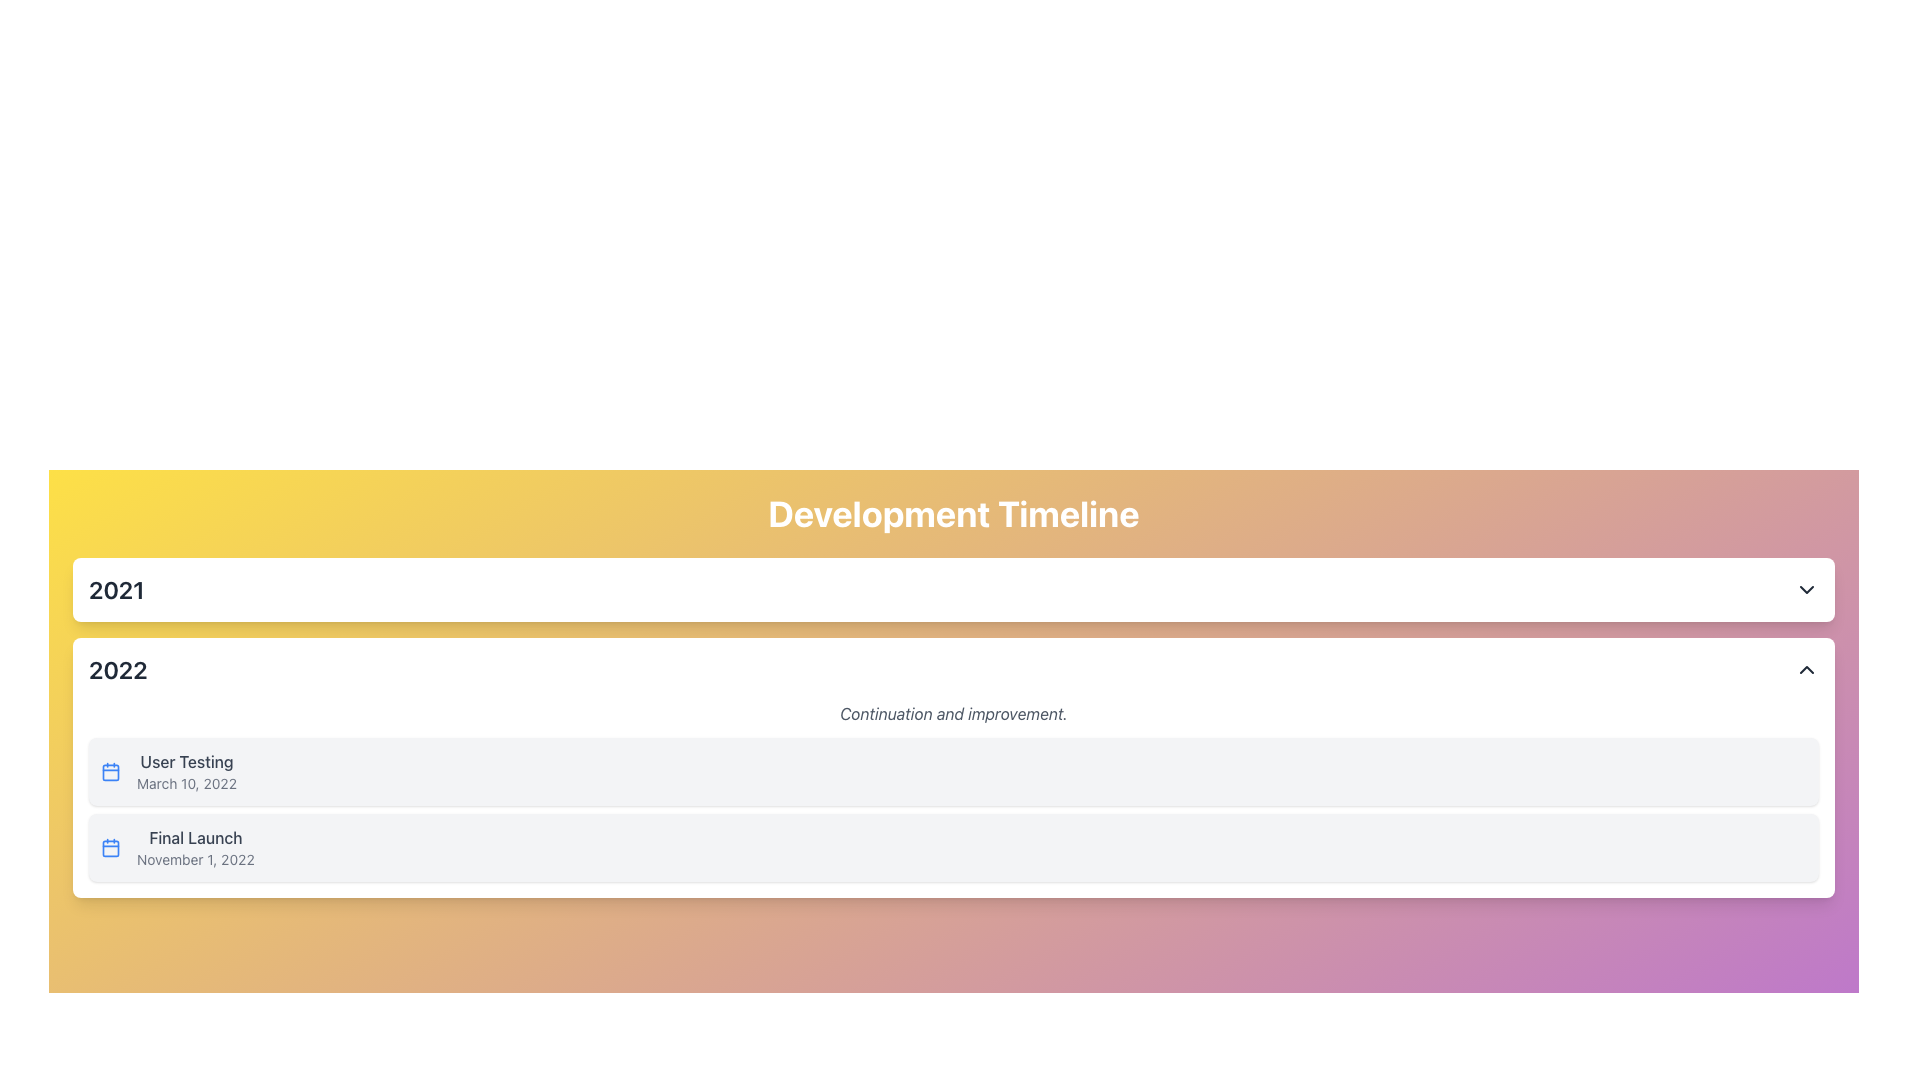 This screenshot has width=1920, height=1080. I want to click on visual styling of the Text label displaying the date for the 'Final Launch' event, located below the 'Final Launch' text in the '2022' section of the timeline, so click(195, 859).